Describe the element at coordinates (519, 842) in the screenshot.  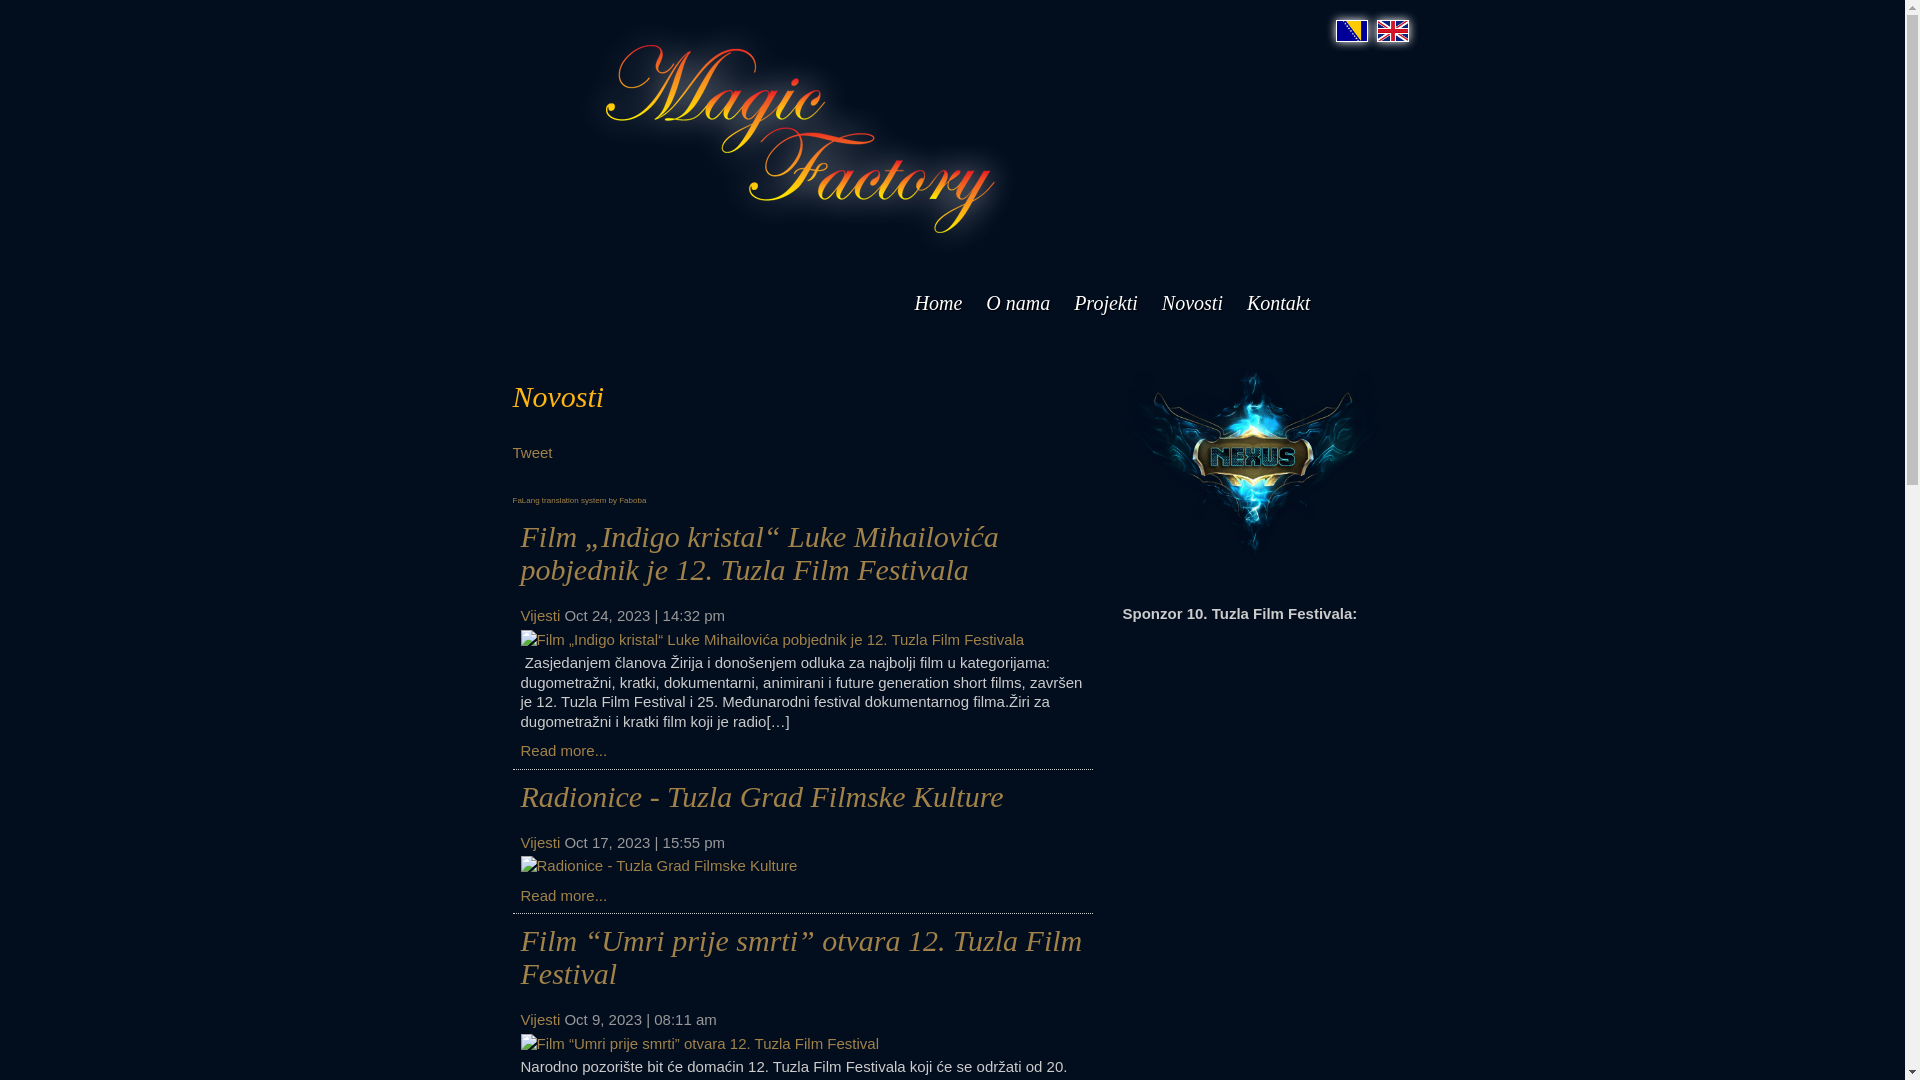
I see `'Vijesti'` at that location.